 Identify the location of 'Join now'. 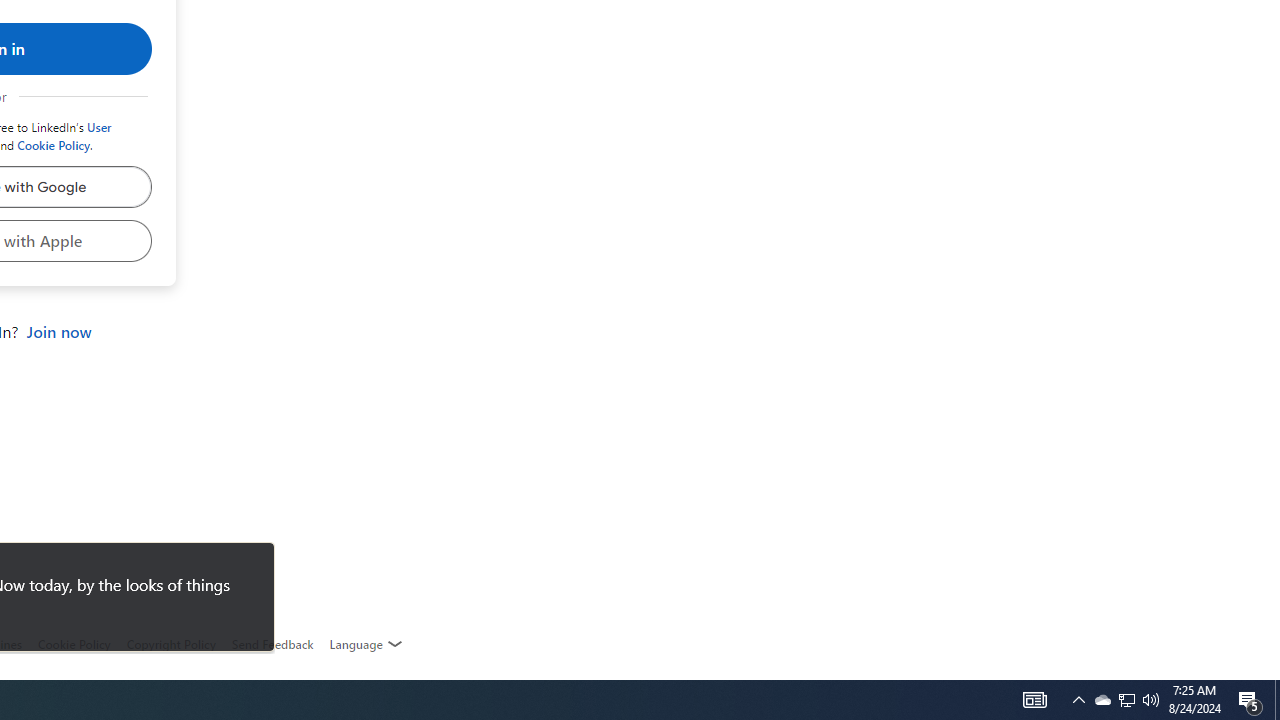
(58, 331).